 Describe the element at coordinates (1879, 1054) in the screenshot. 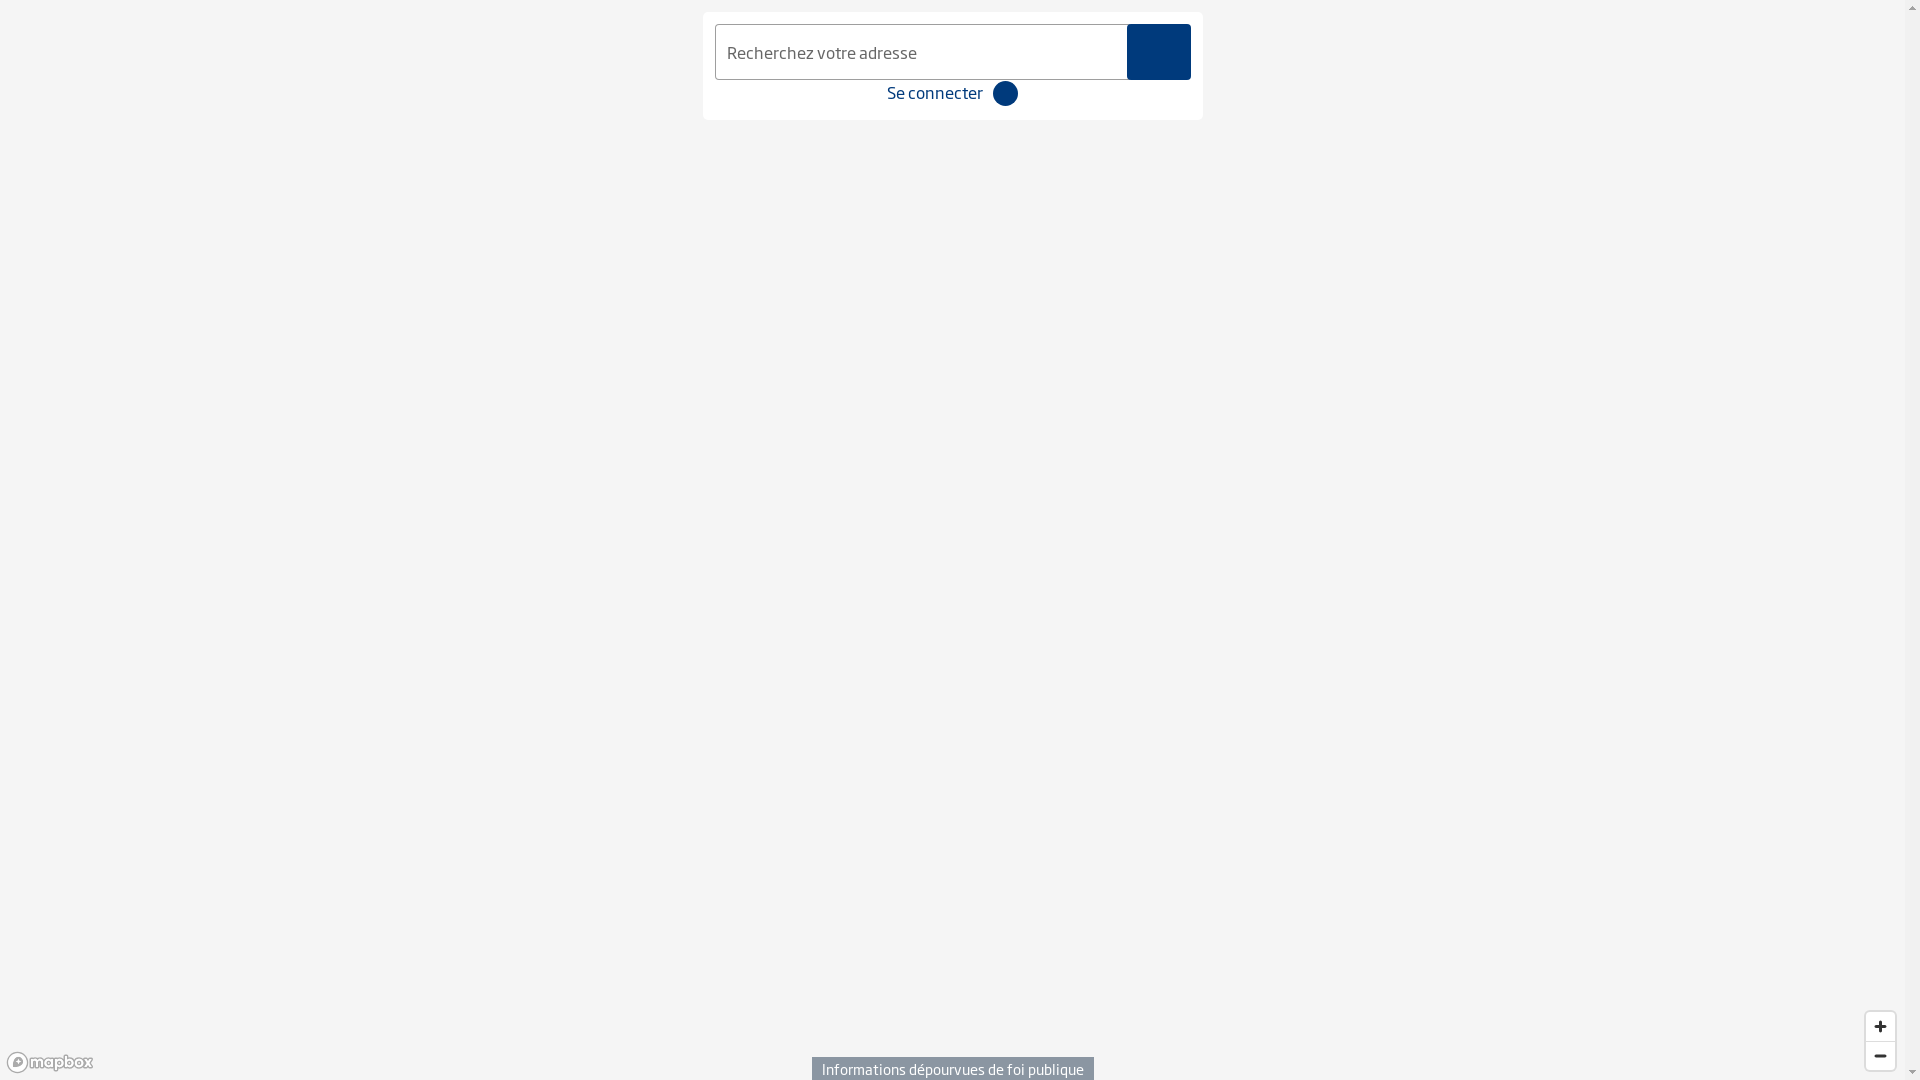

I see `'Zoom out'` at that location.